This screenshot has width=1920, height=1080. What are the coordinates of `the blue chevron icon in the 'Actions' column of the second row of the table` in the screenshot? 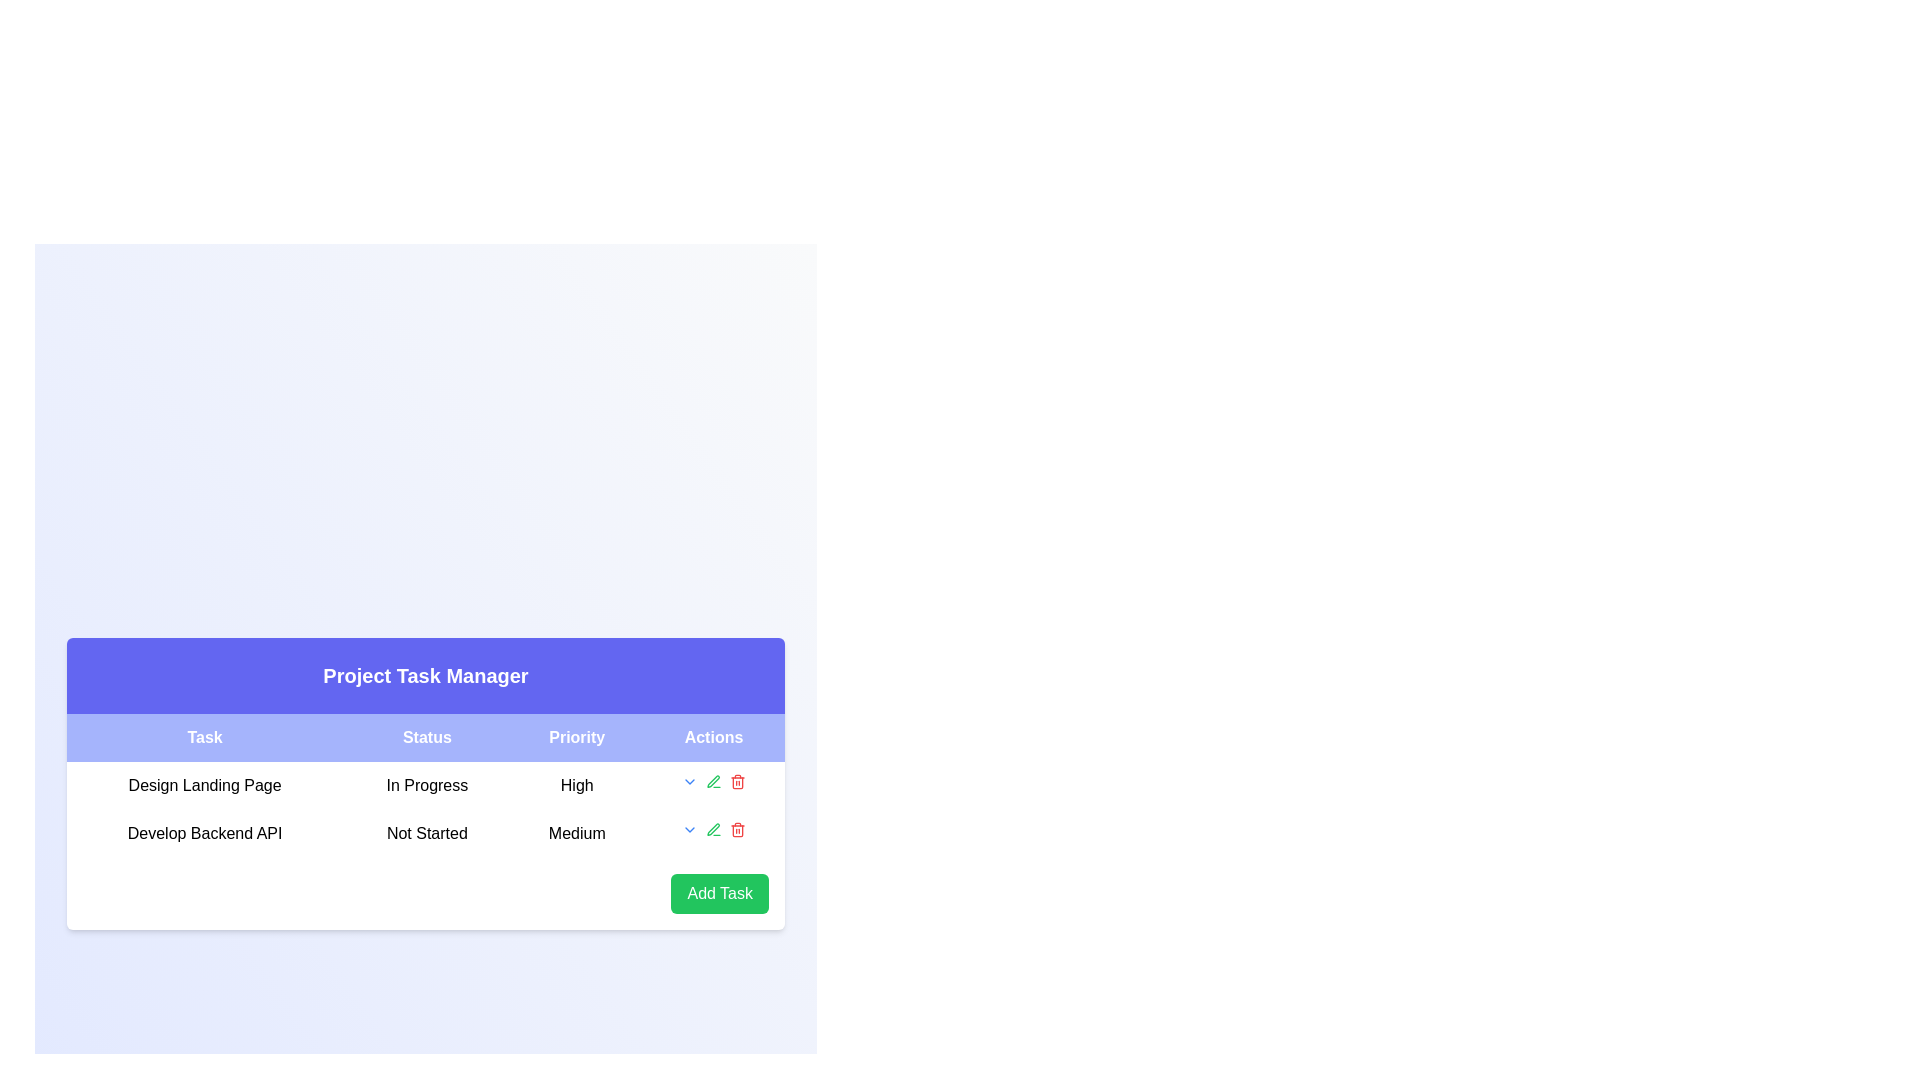 It's located at (690, 829).